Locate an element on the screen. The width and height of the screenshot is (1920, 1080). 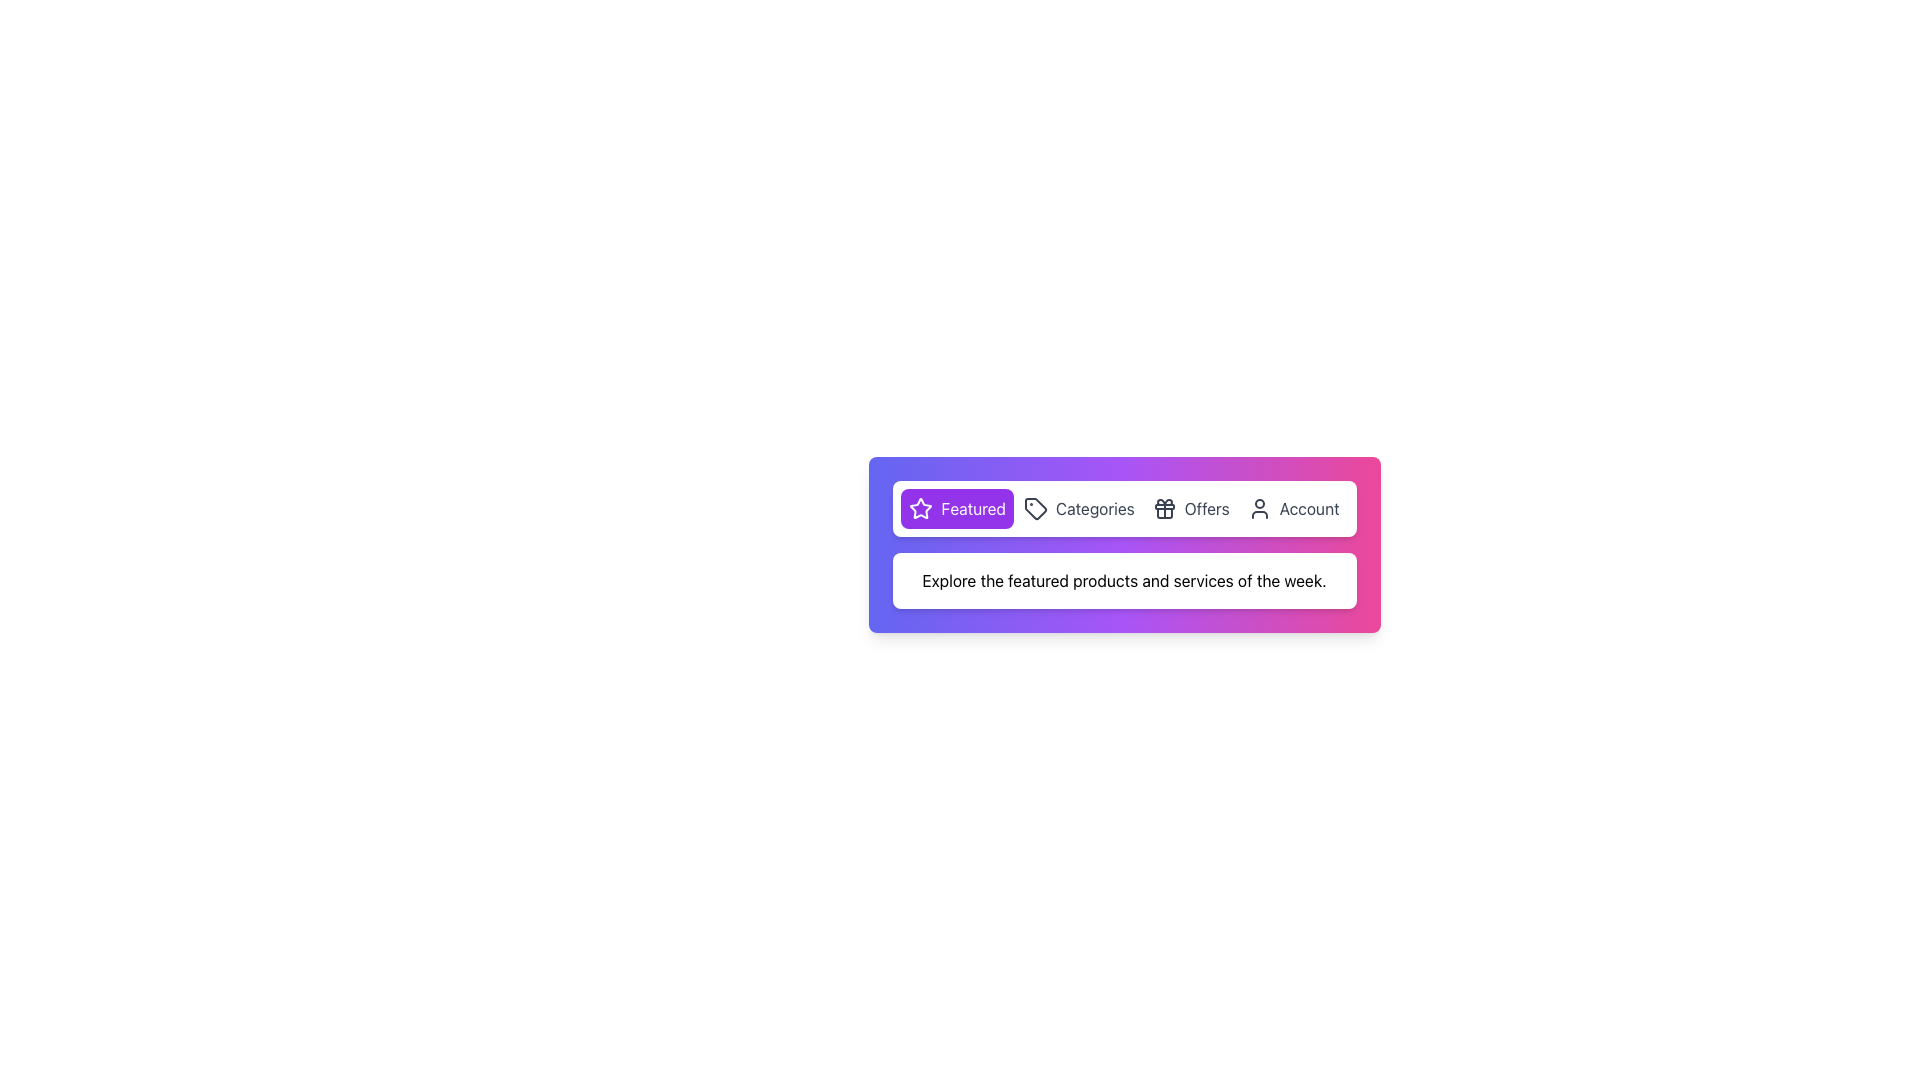
the 'Categories' navigation button is located at coordinates (1078, 508).